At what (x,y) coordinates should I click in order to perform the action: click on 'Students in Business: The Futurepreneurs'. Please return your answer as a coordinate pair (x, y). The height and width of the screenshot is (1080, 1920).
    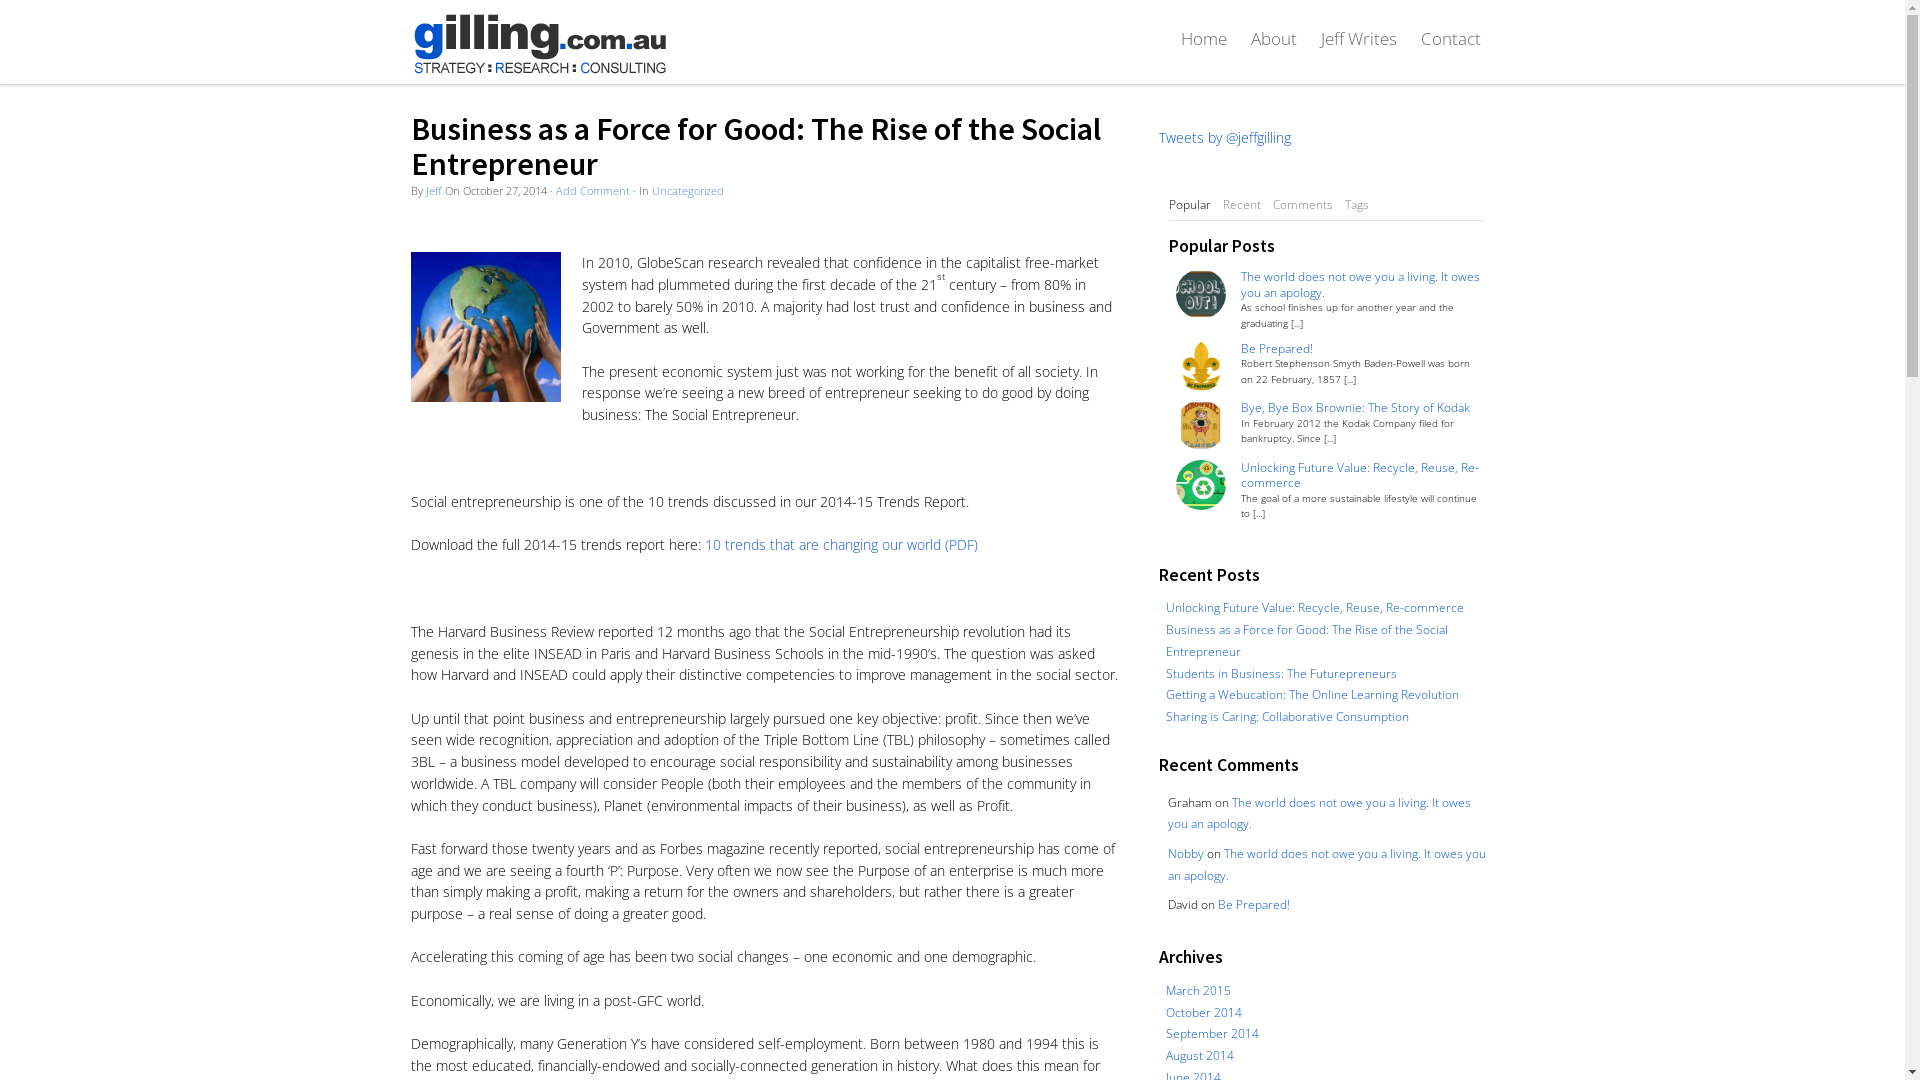
    Looking at the image, I should click on (1281, 672).